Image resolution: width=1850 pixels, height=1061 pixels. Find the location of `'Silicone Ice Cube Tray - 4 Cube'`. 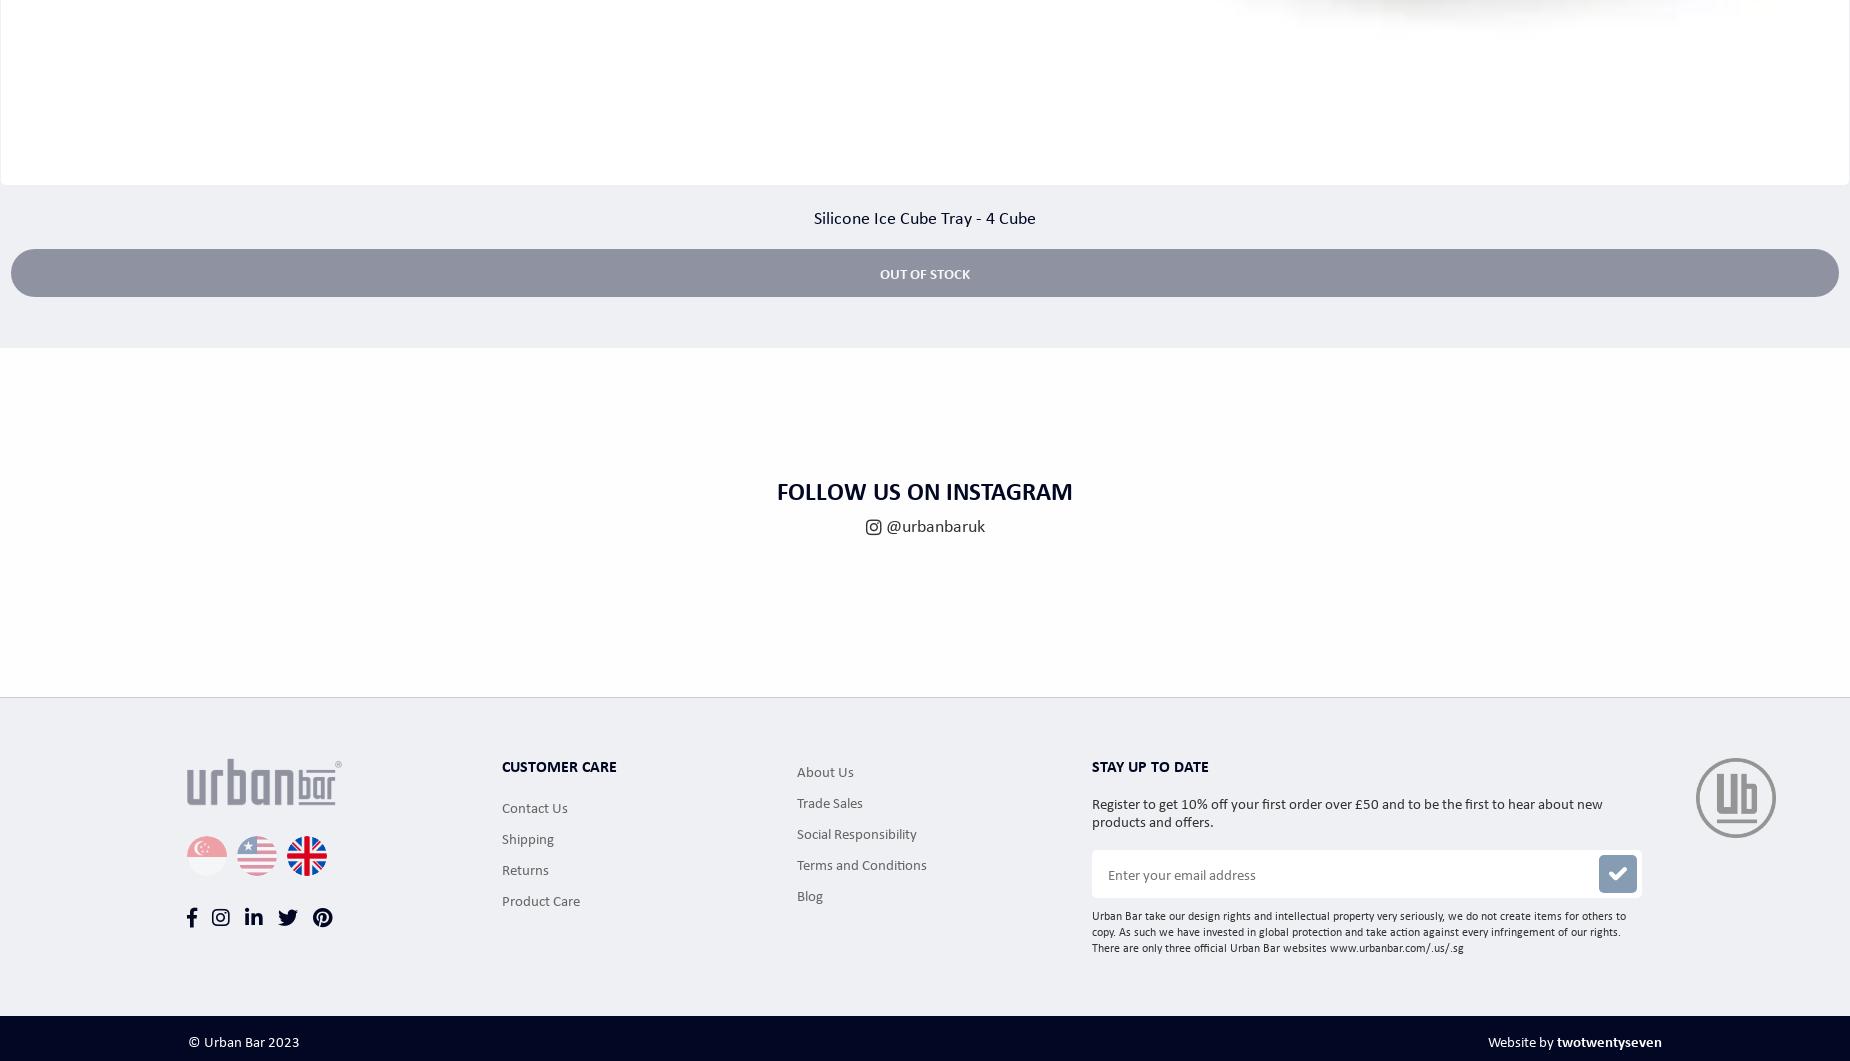

'Silicone Ice Cube Tray - 4 Cube' is located at coordinates (925, 215).